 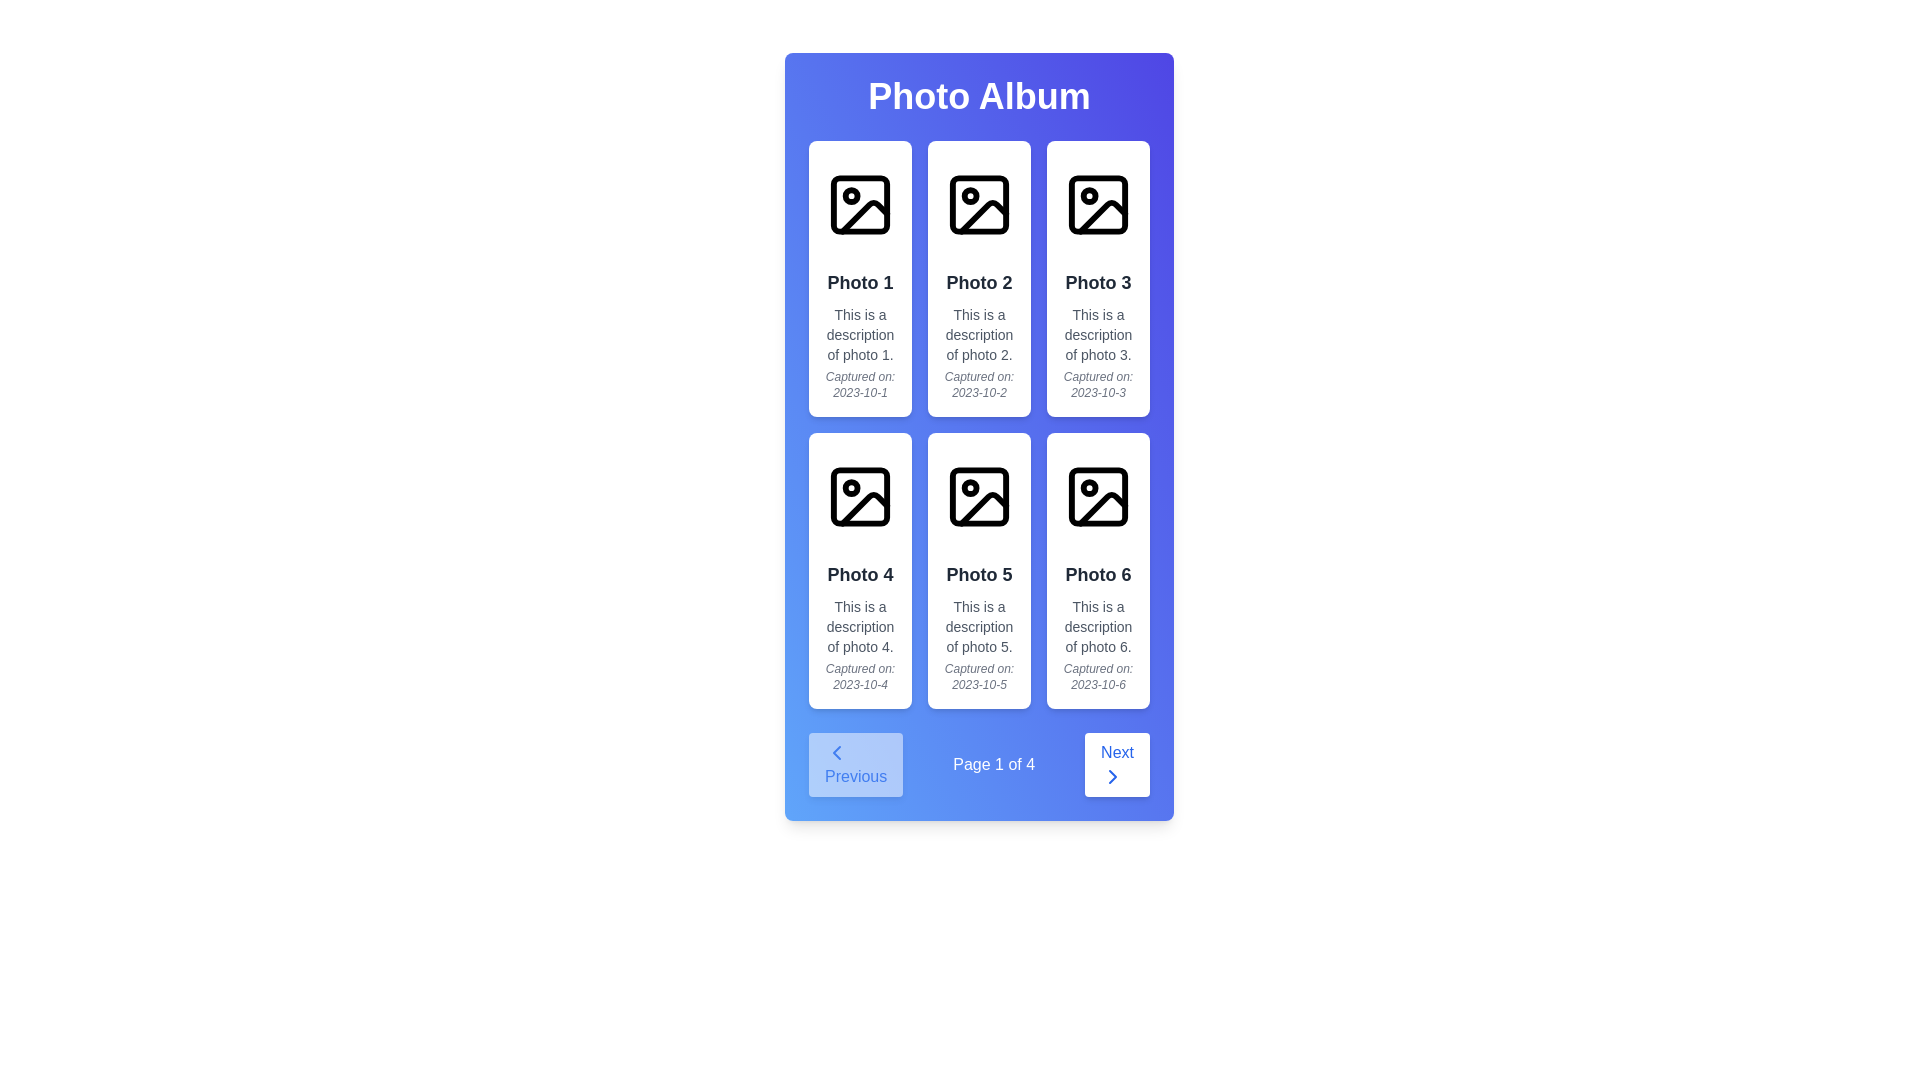 I want to click on the image placeholder icon located at the top center of the card labeled 'Photo 2', which is positioned above the title and description text block, so click(x=979, y=204).